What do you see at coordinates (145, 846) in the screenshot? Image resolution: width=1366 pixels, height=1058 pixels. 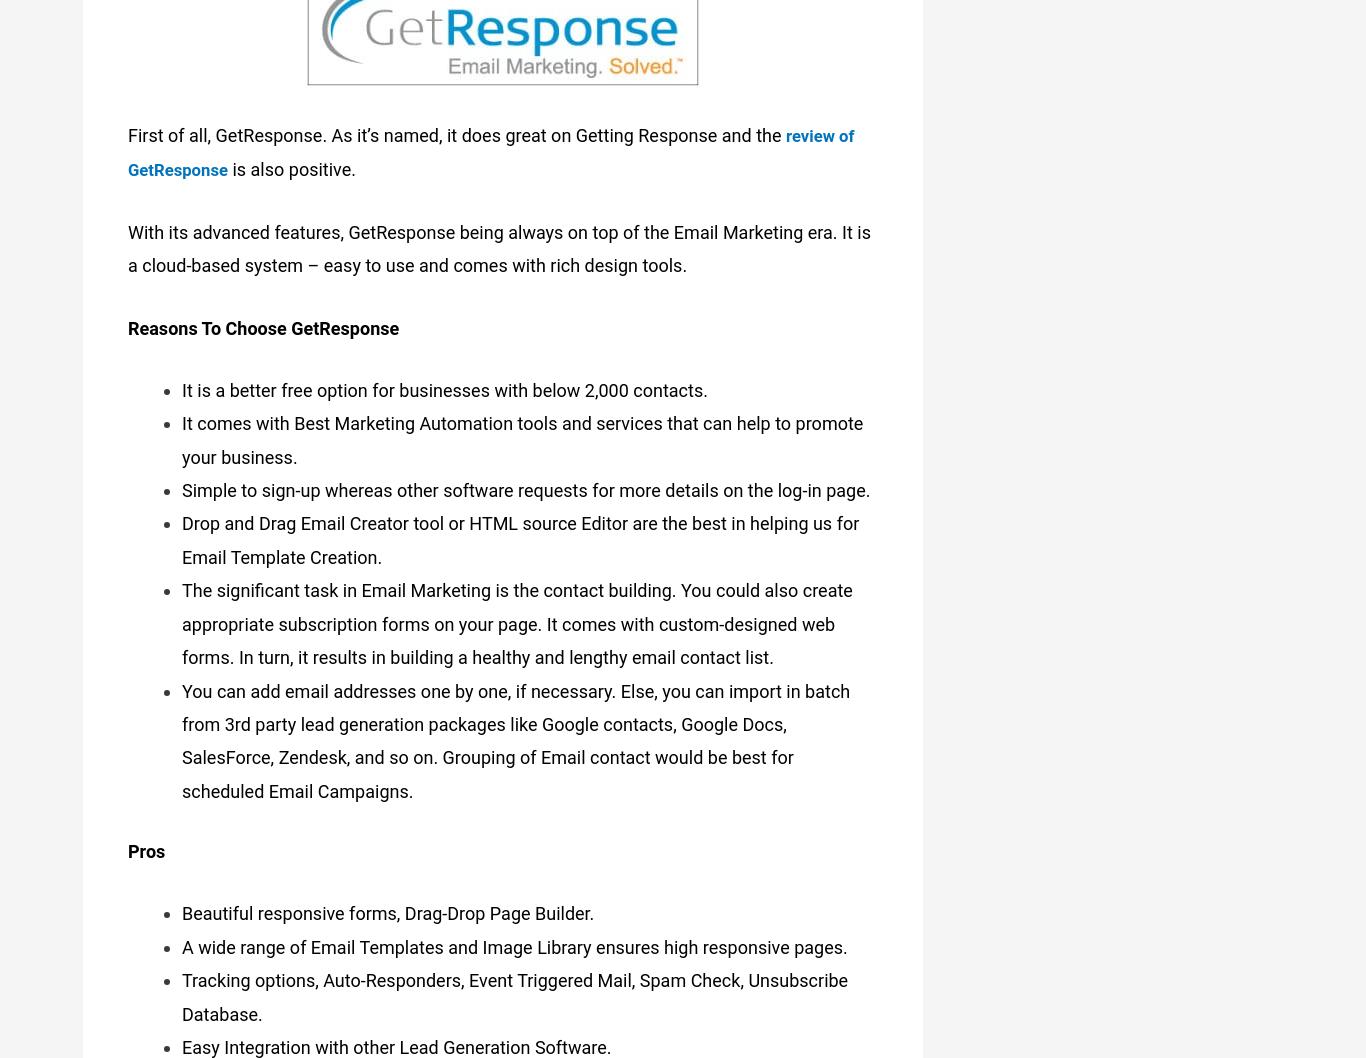 I see `'Pros'` at bounding box center [145, 846].